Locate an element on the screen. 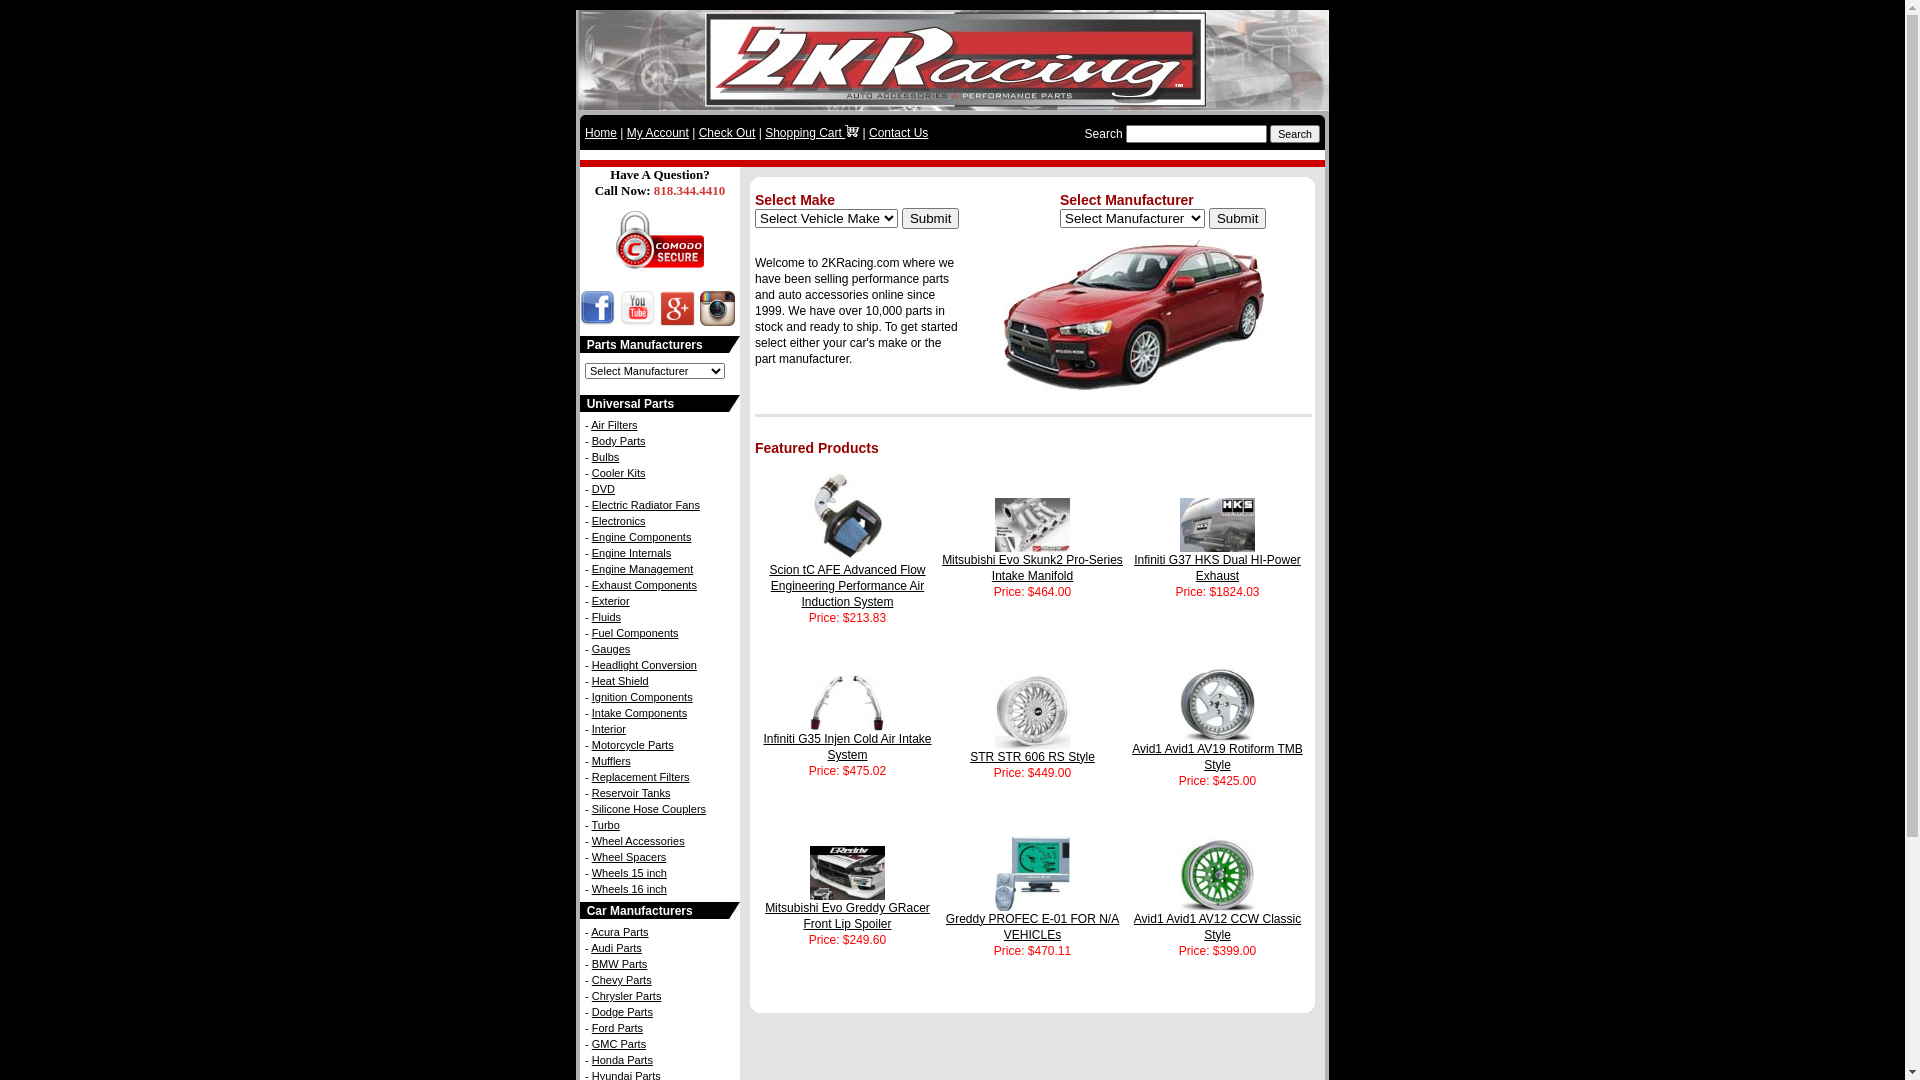 This screenshot has height=1080, width=1920. 'Ford Parts' is located at coordinates (616, 1028).